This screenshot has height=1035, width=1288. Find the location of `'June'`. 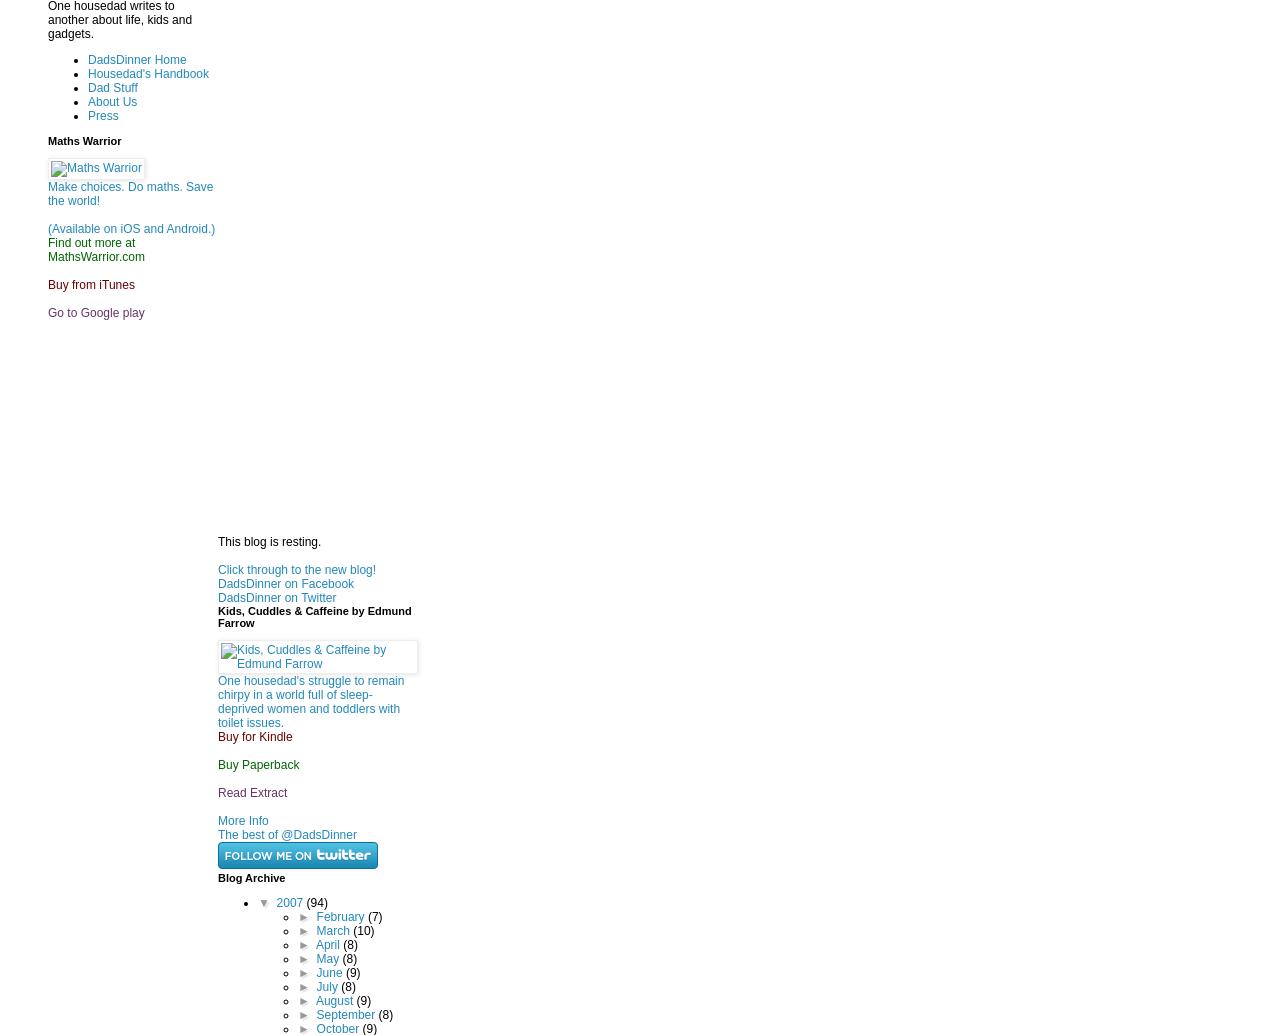

'June' is located at coordinates (315, 970).